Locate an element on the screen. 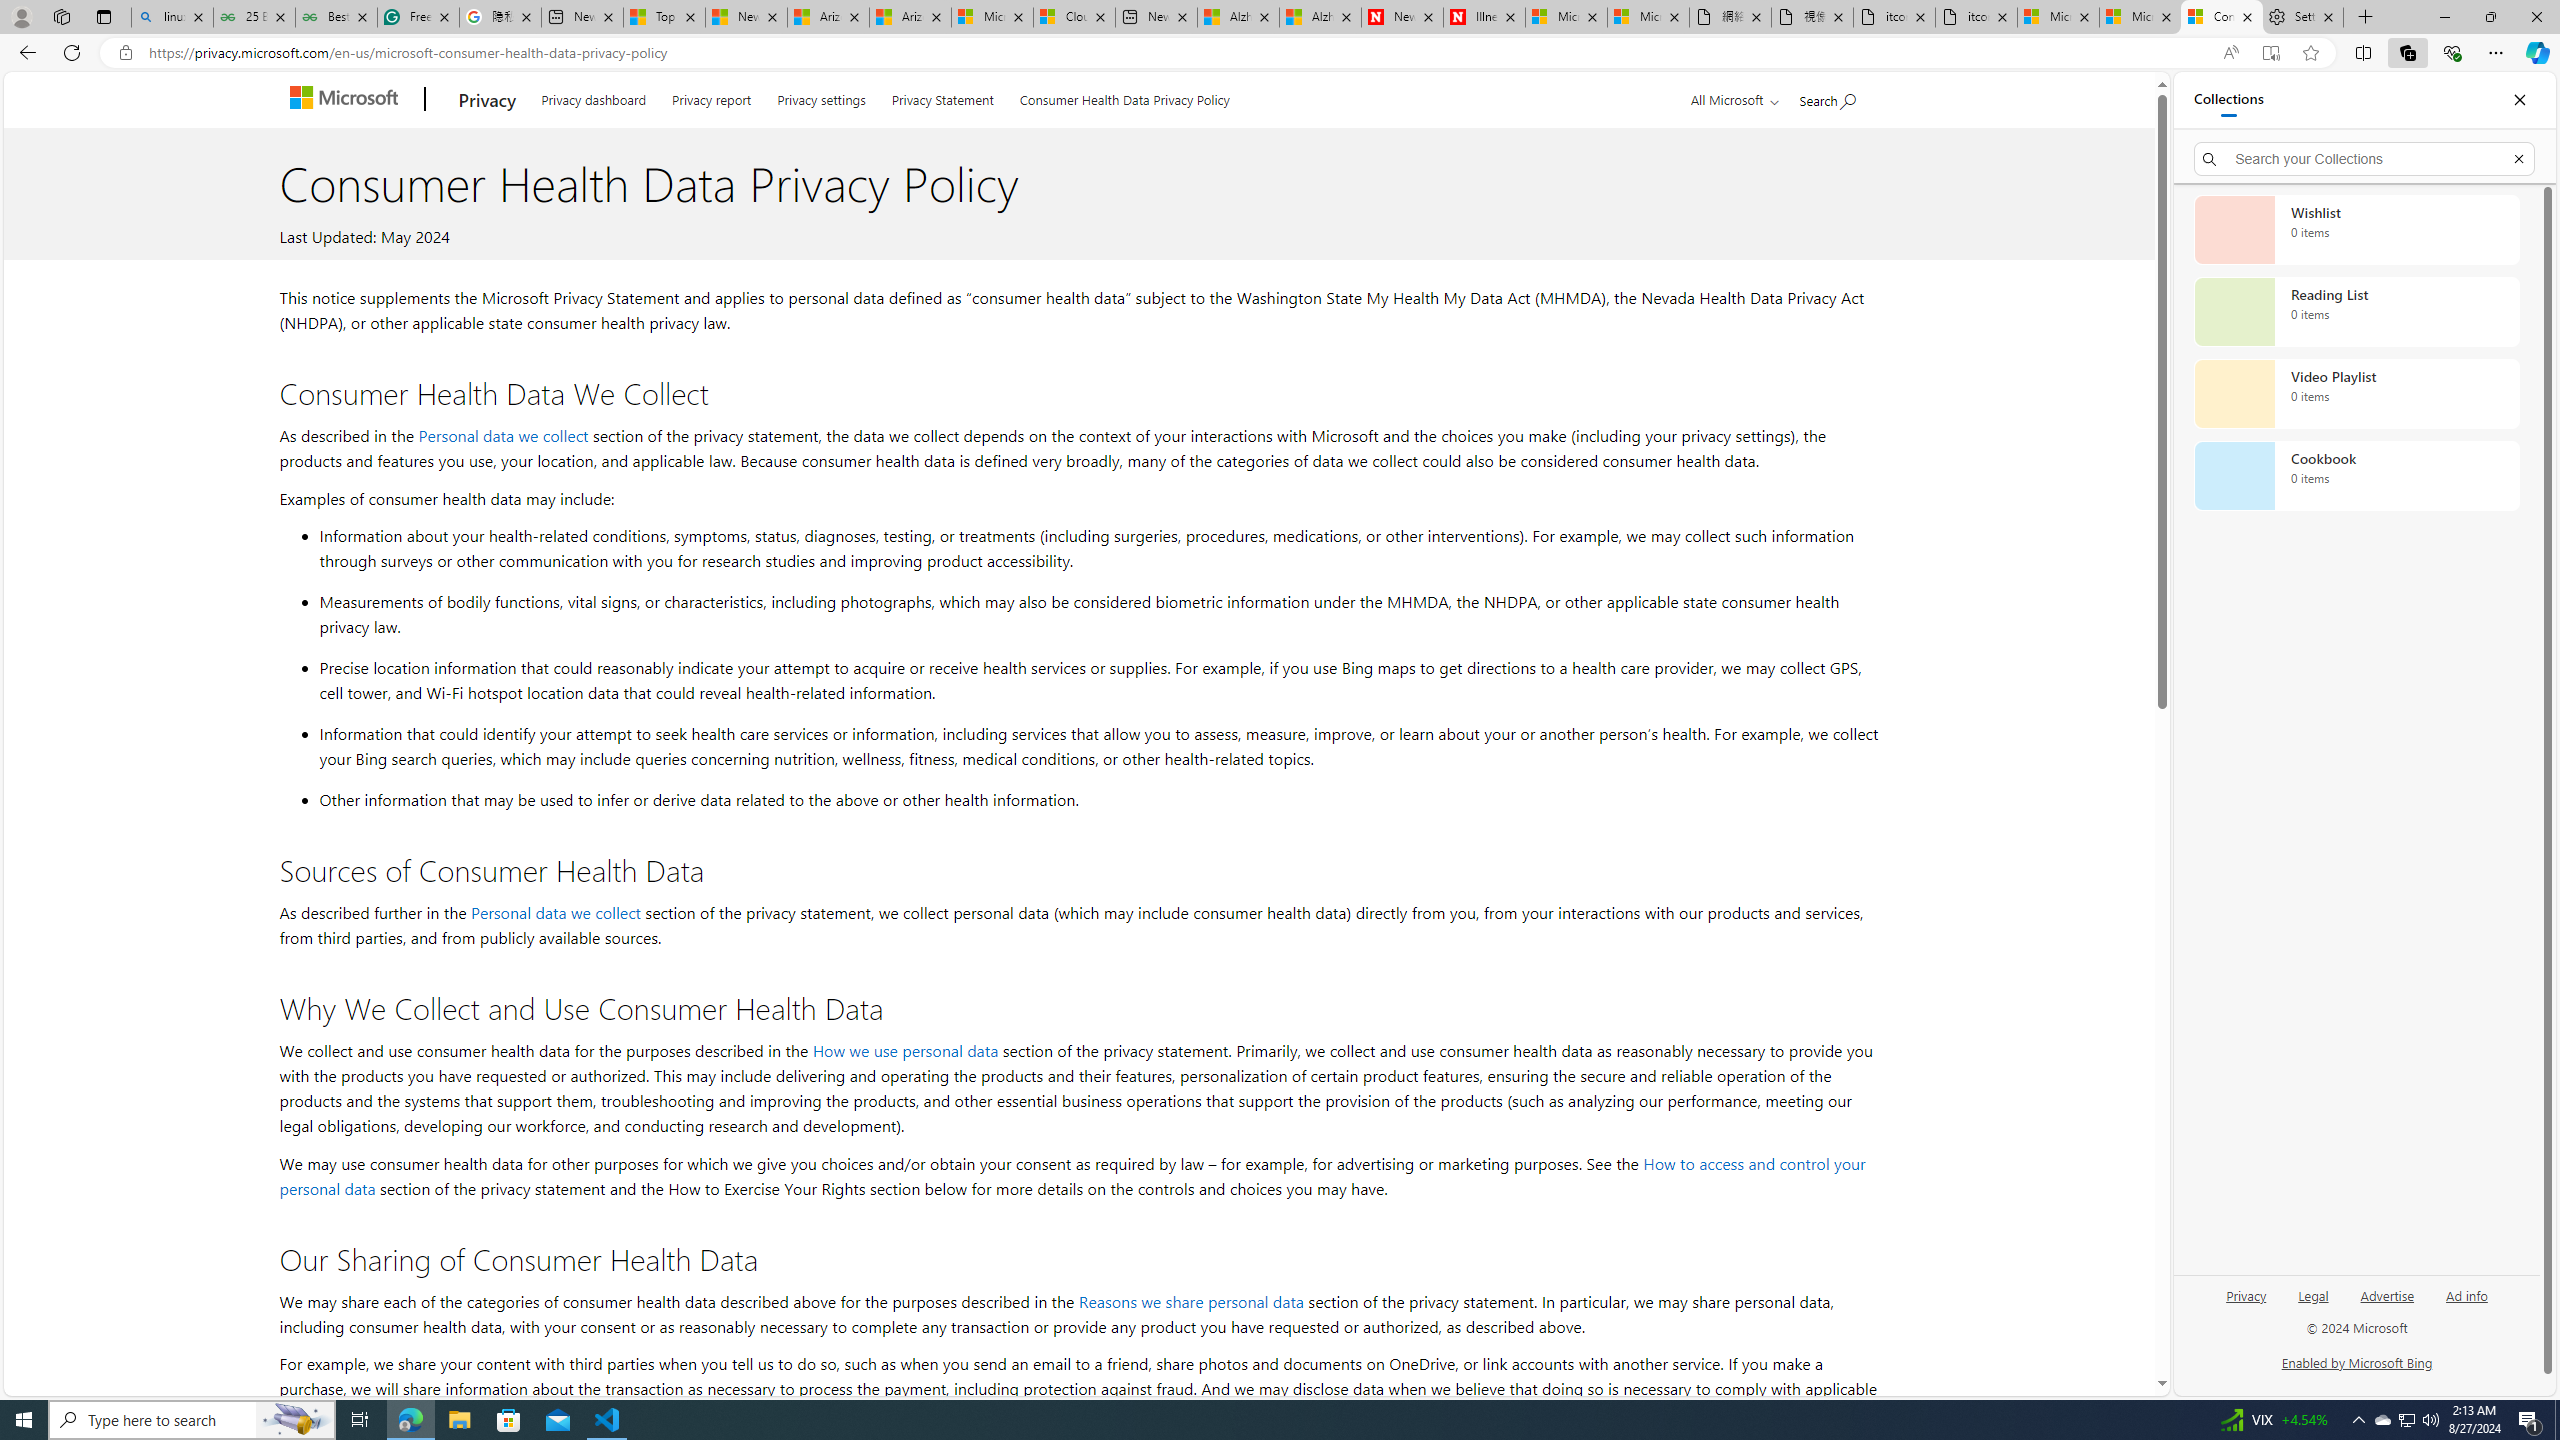 Image resolution: width=2560 pixels, height=1440 pixels. 'Privacy dashboard' is located at coordinates (592, 96).